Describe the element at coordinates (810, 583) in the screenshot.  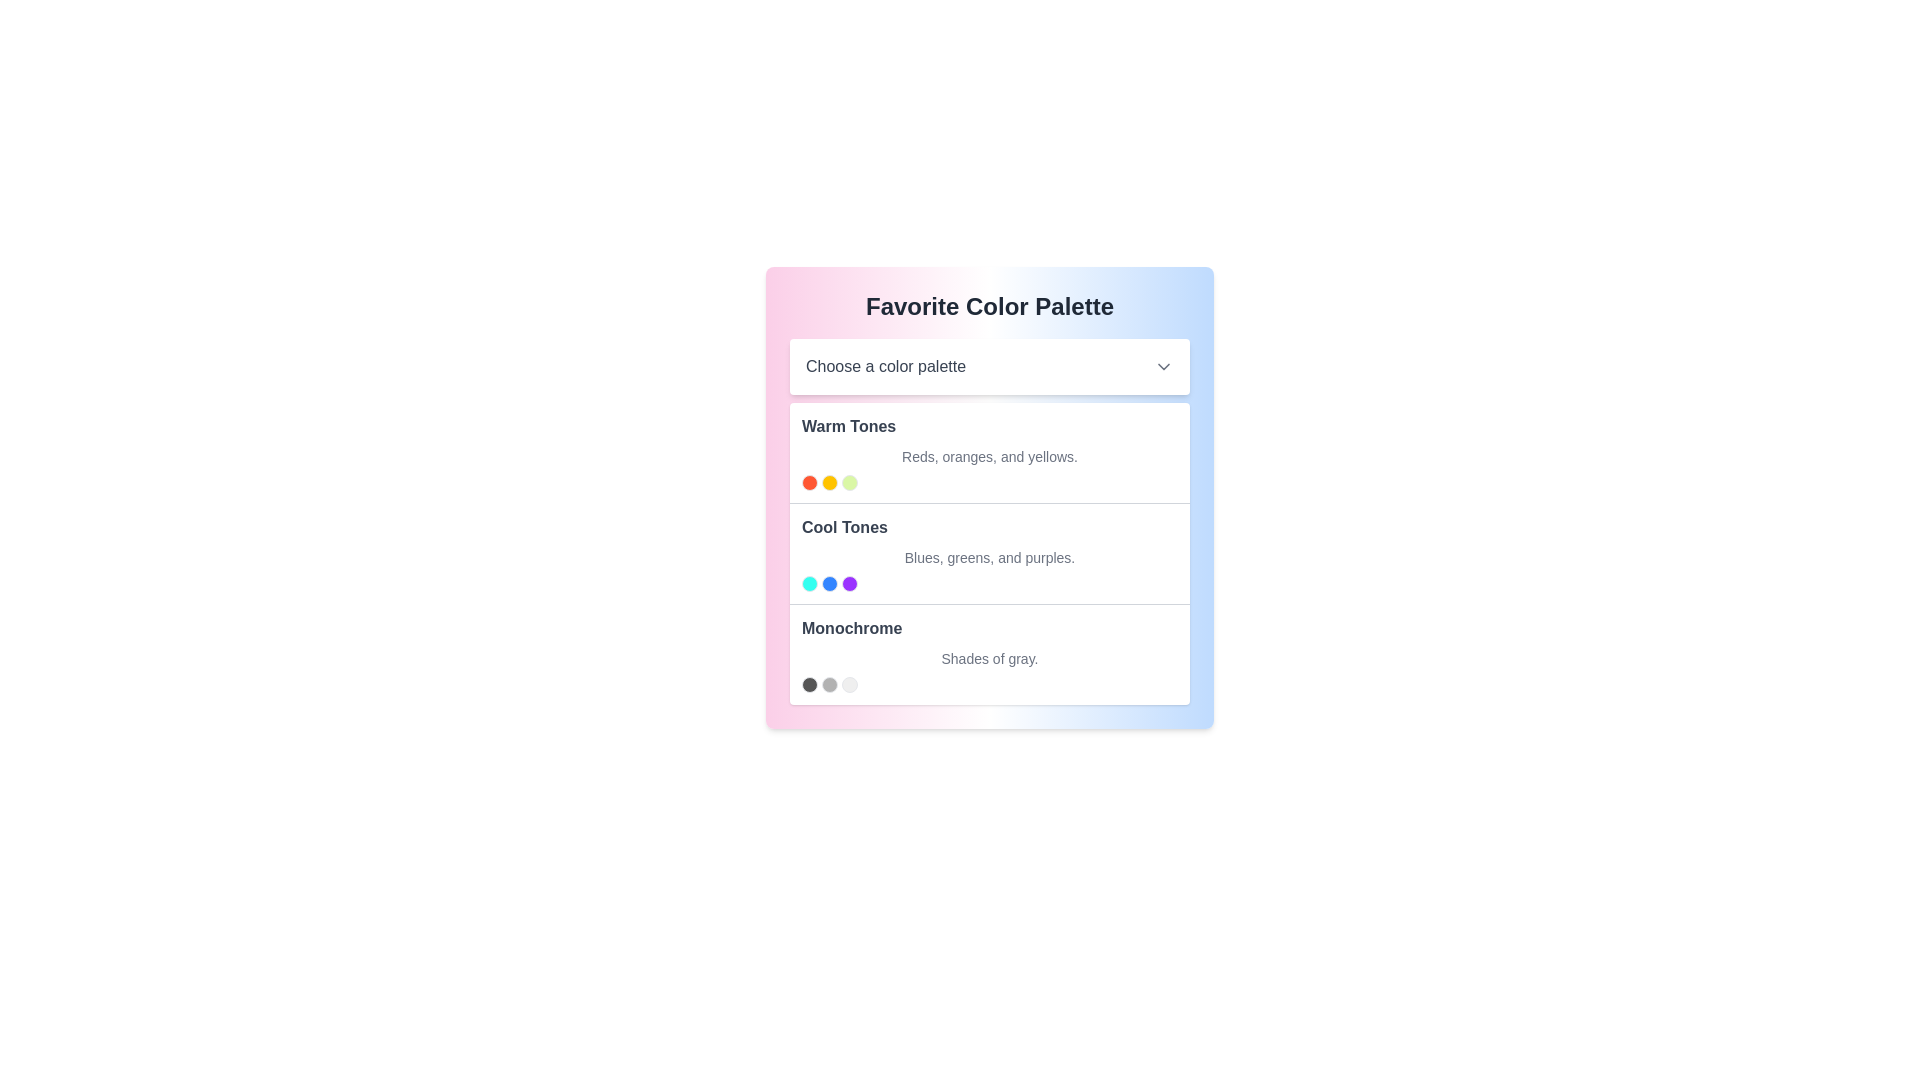
I see `the first color indicator in the 'Cool Tones' section` at that location.